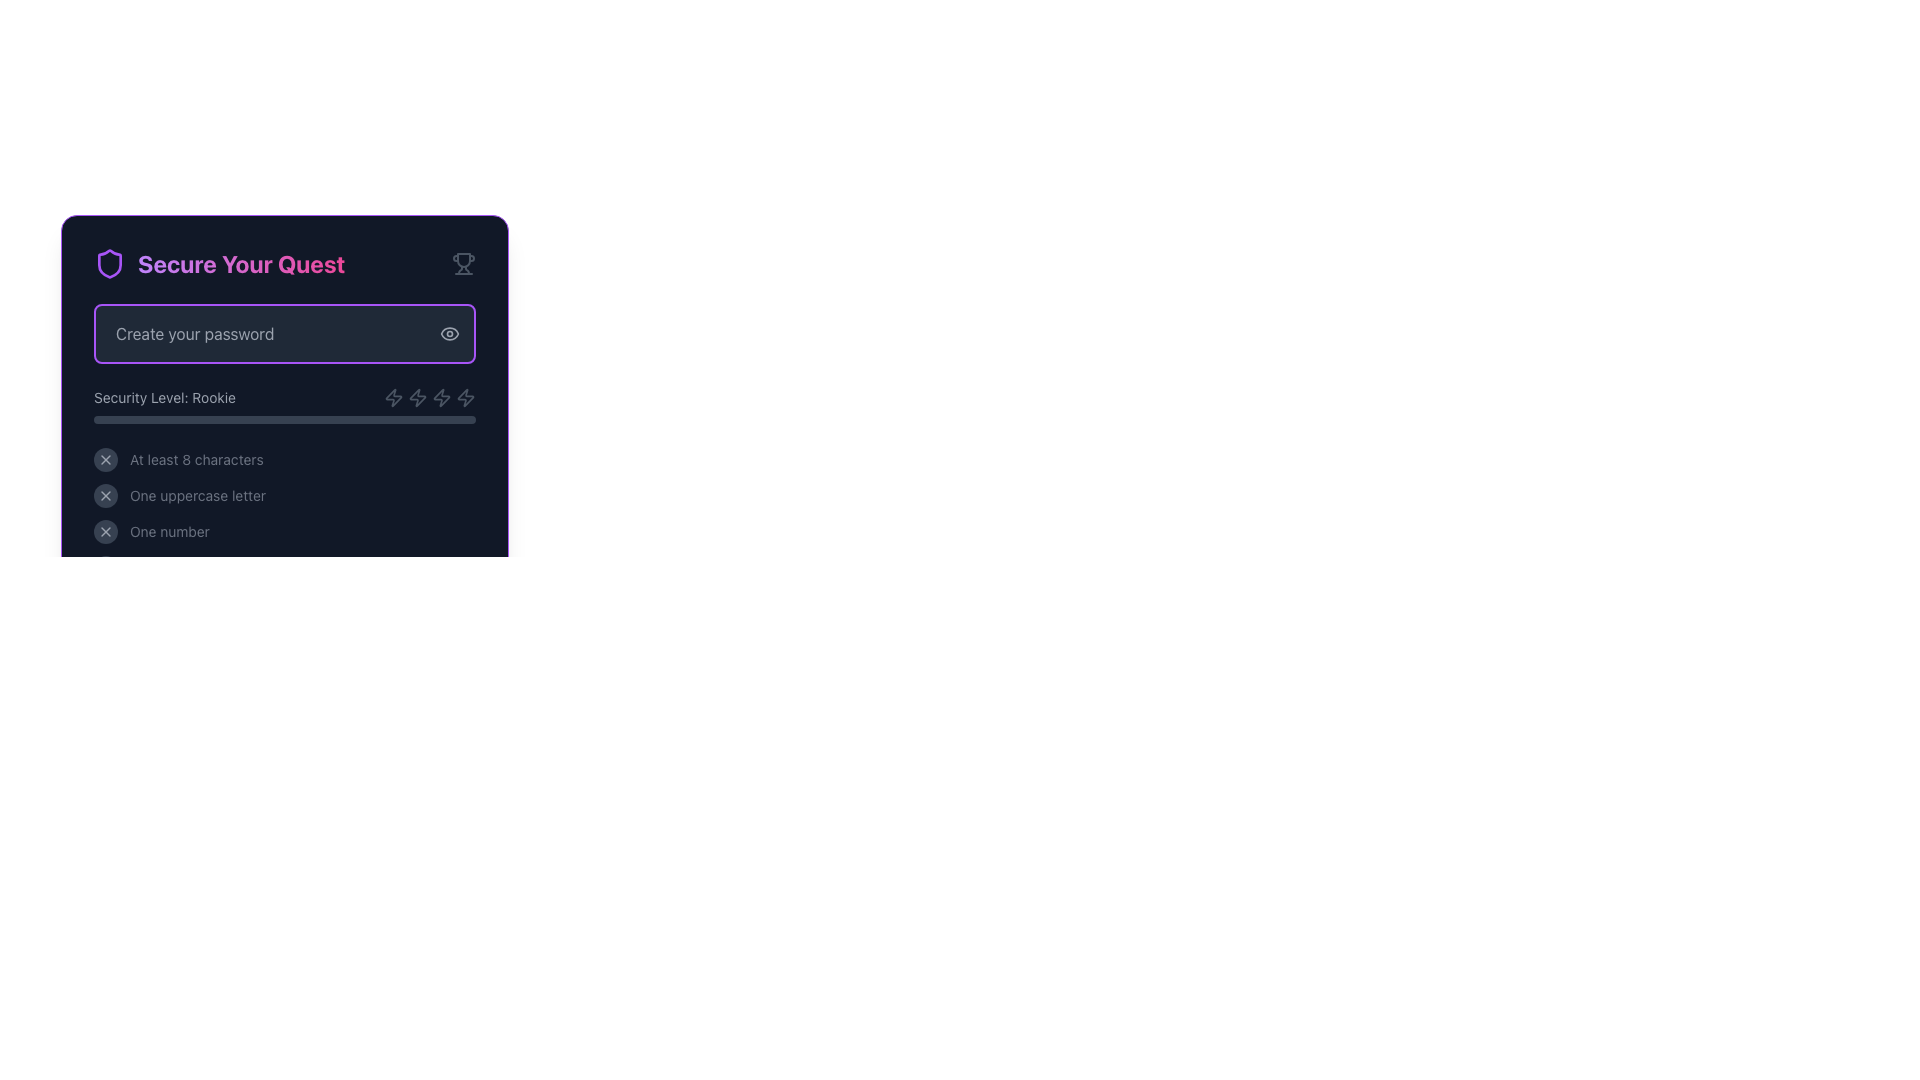 The height and width of the screenshot is (1080, 1920). What do you see at coordinates (416, 397) in the screenshot?
I see `the minimalist gray lightning bolt icon located in the third row of the password validation panel, adjacent to the password security level label` at bounding box center [416, 397].